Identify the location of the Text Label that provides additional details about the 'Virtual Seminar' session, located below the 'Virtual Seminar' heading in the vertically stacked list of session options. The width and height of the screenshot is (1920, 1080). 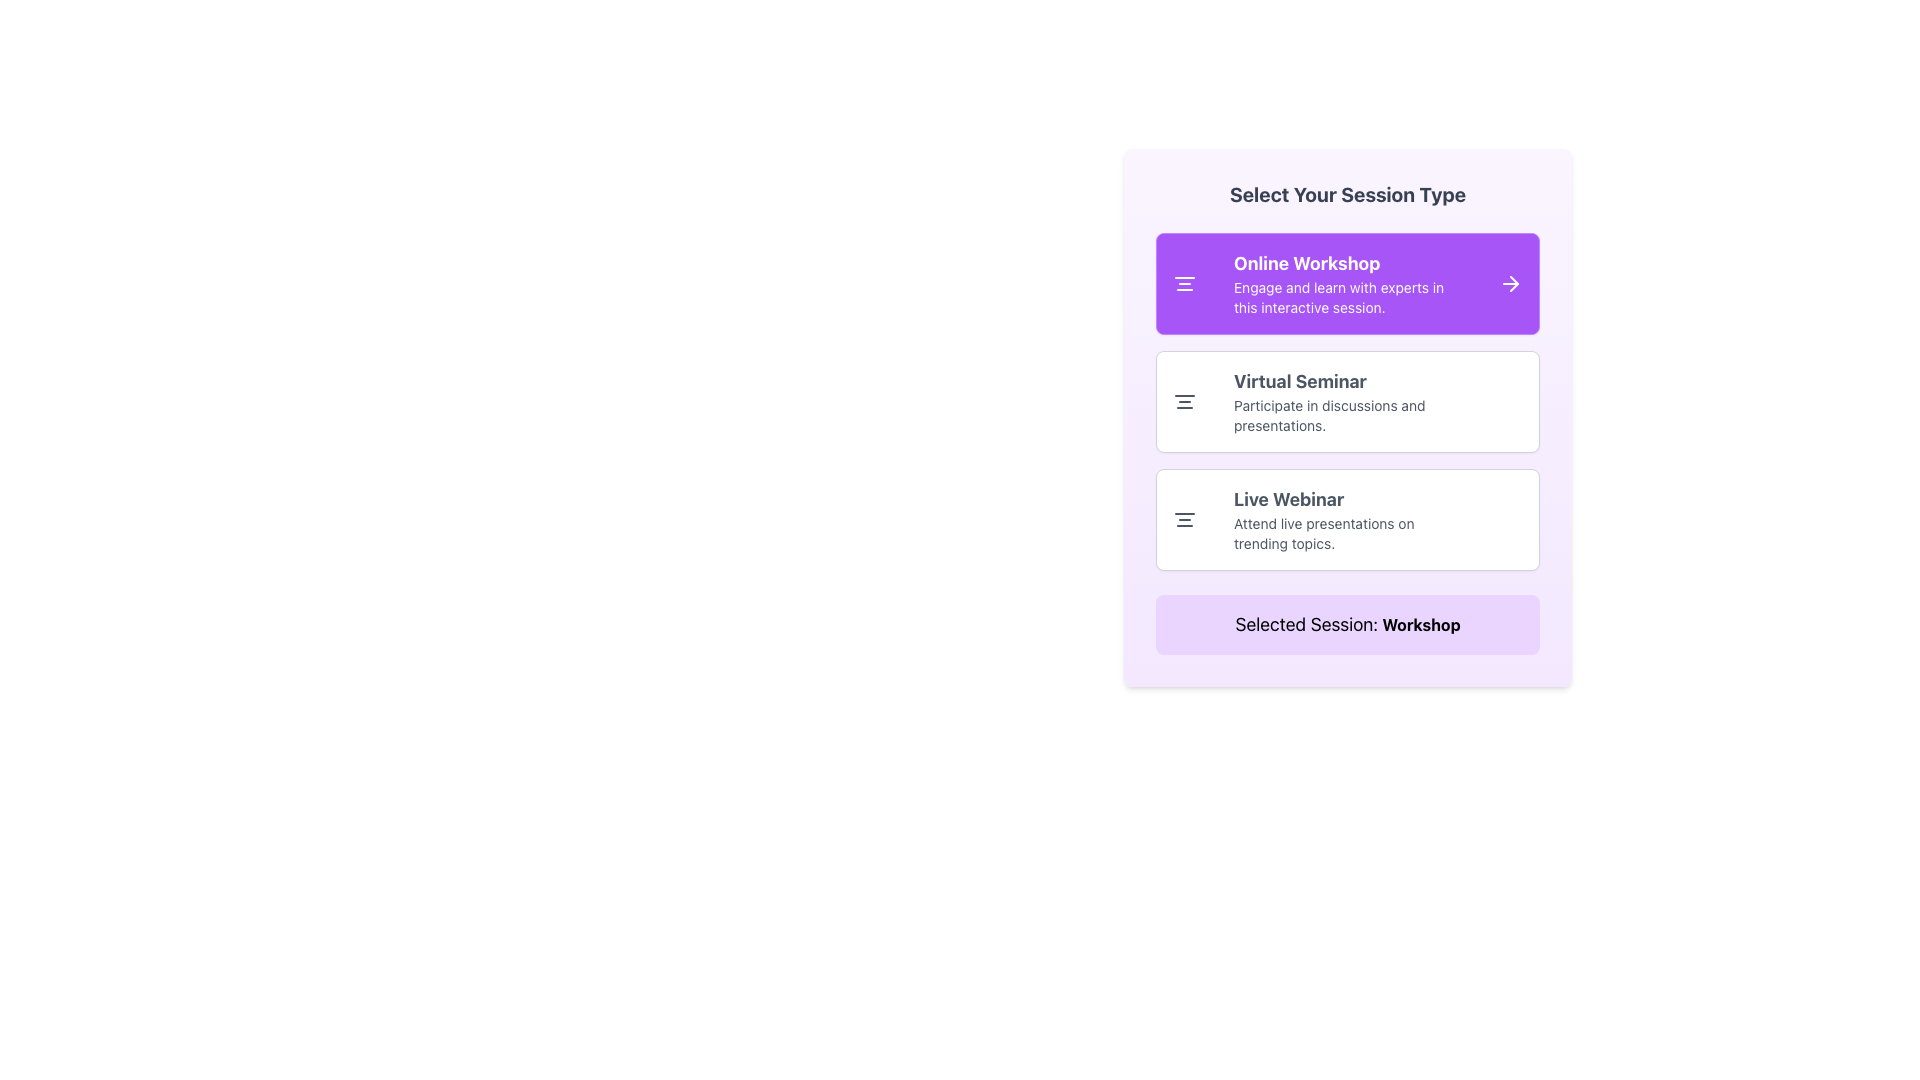
(1348, 415).